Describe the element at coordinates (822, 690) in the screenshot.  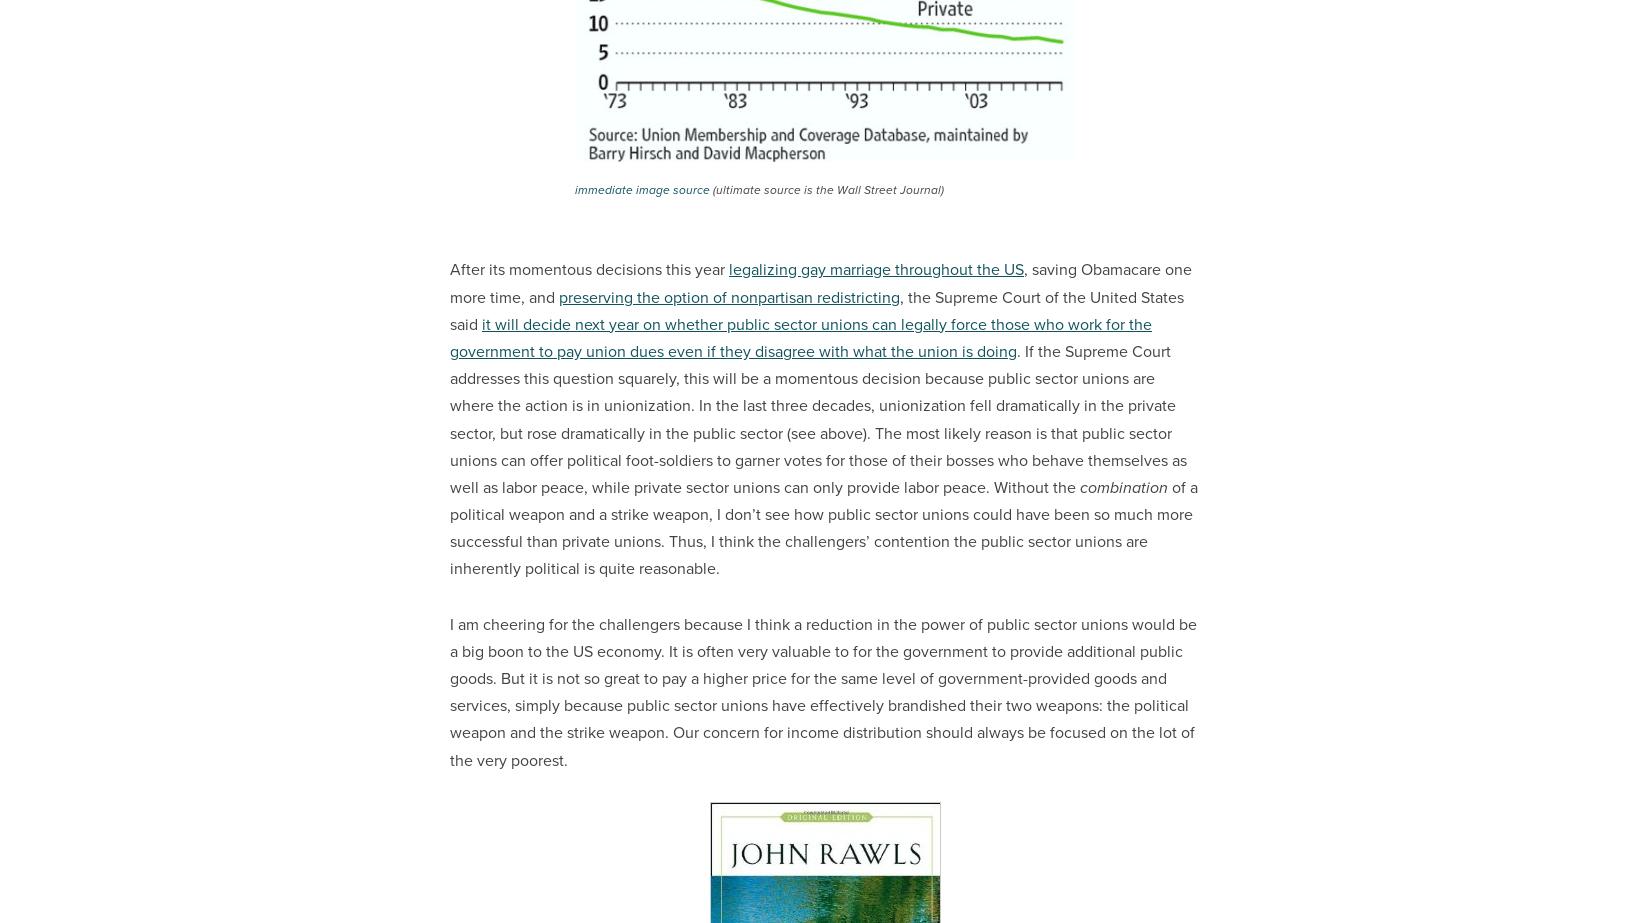
I see `'I am cheering for the challengers because I think a reduction in the power of public sector unions would be a big boon to the US economy. It is often very valuable to for the government to provide additional public goods. But it is not so great to pay a higher price for the same level of government-provided goods and services, simply because public sector unions have effectively brandished their two weapons: the political weapon and the strike weapon. Our concern for income distribution should always be focused on the lot of the very poorest.'` at that location.